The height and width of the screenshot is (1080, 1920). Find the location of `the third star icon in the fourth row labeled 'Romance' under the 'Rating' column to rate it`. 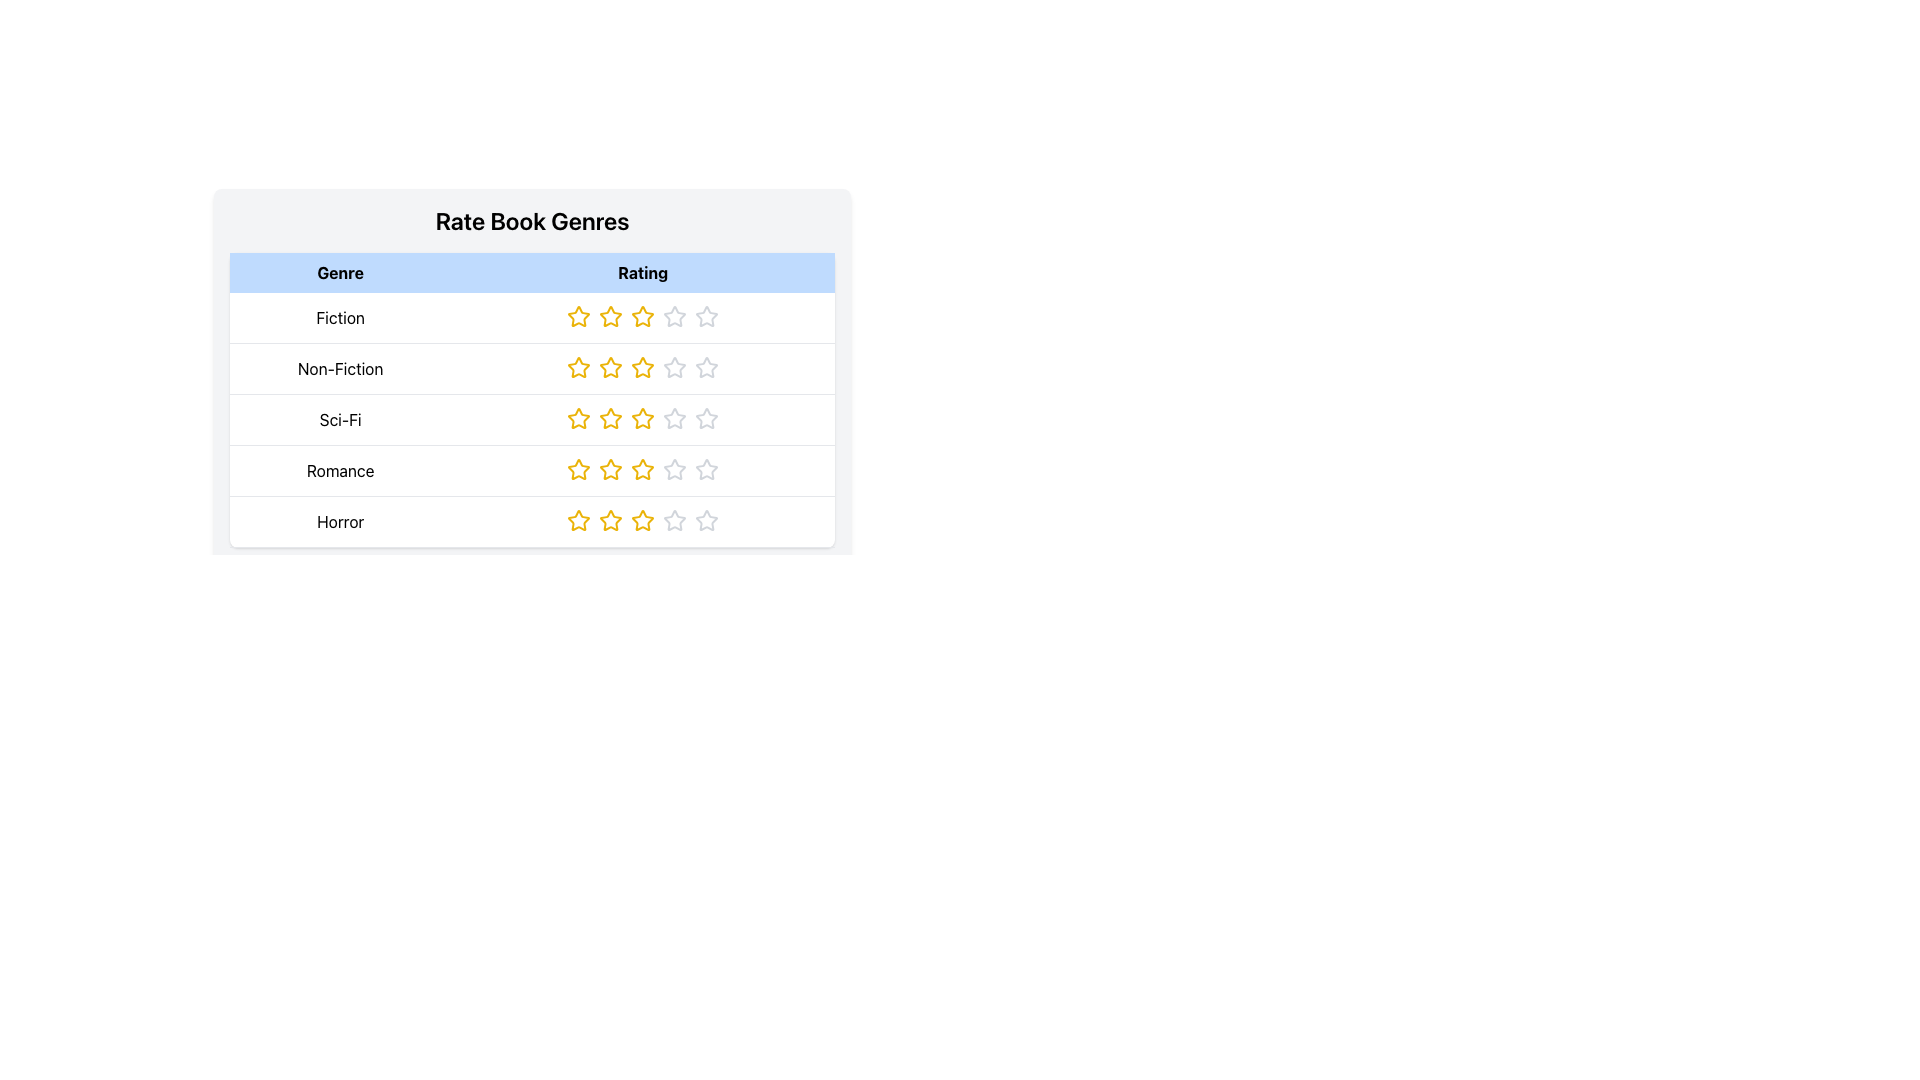

the third star icon in the fourth row labeled 'Romance' under the 'Rating' column to rate it is located at coordinates (643, 470).